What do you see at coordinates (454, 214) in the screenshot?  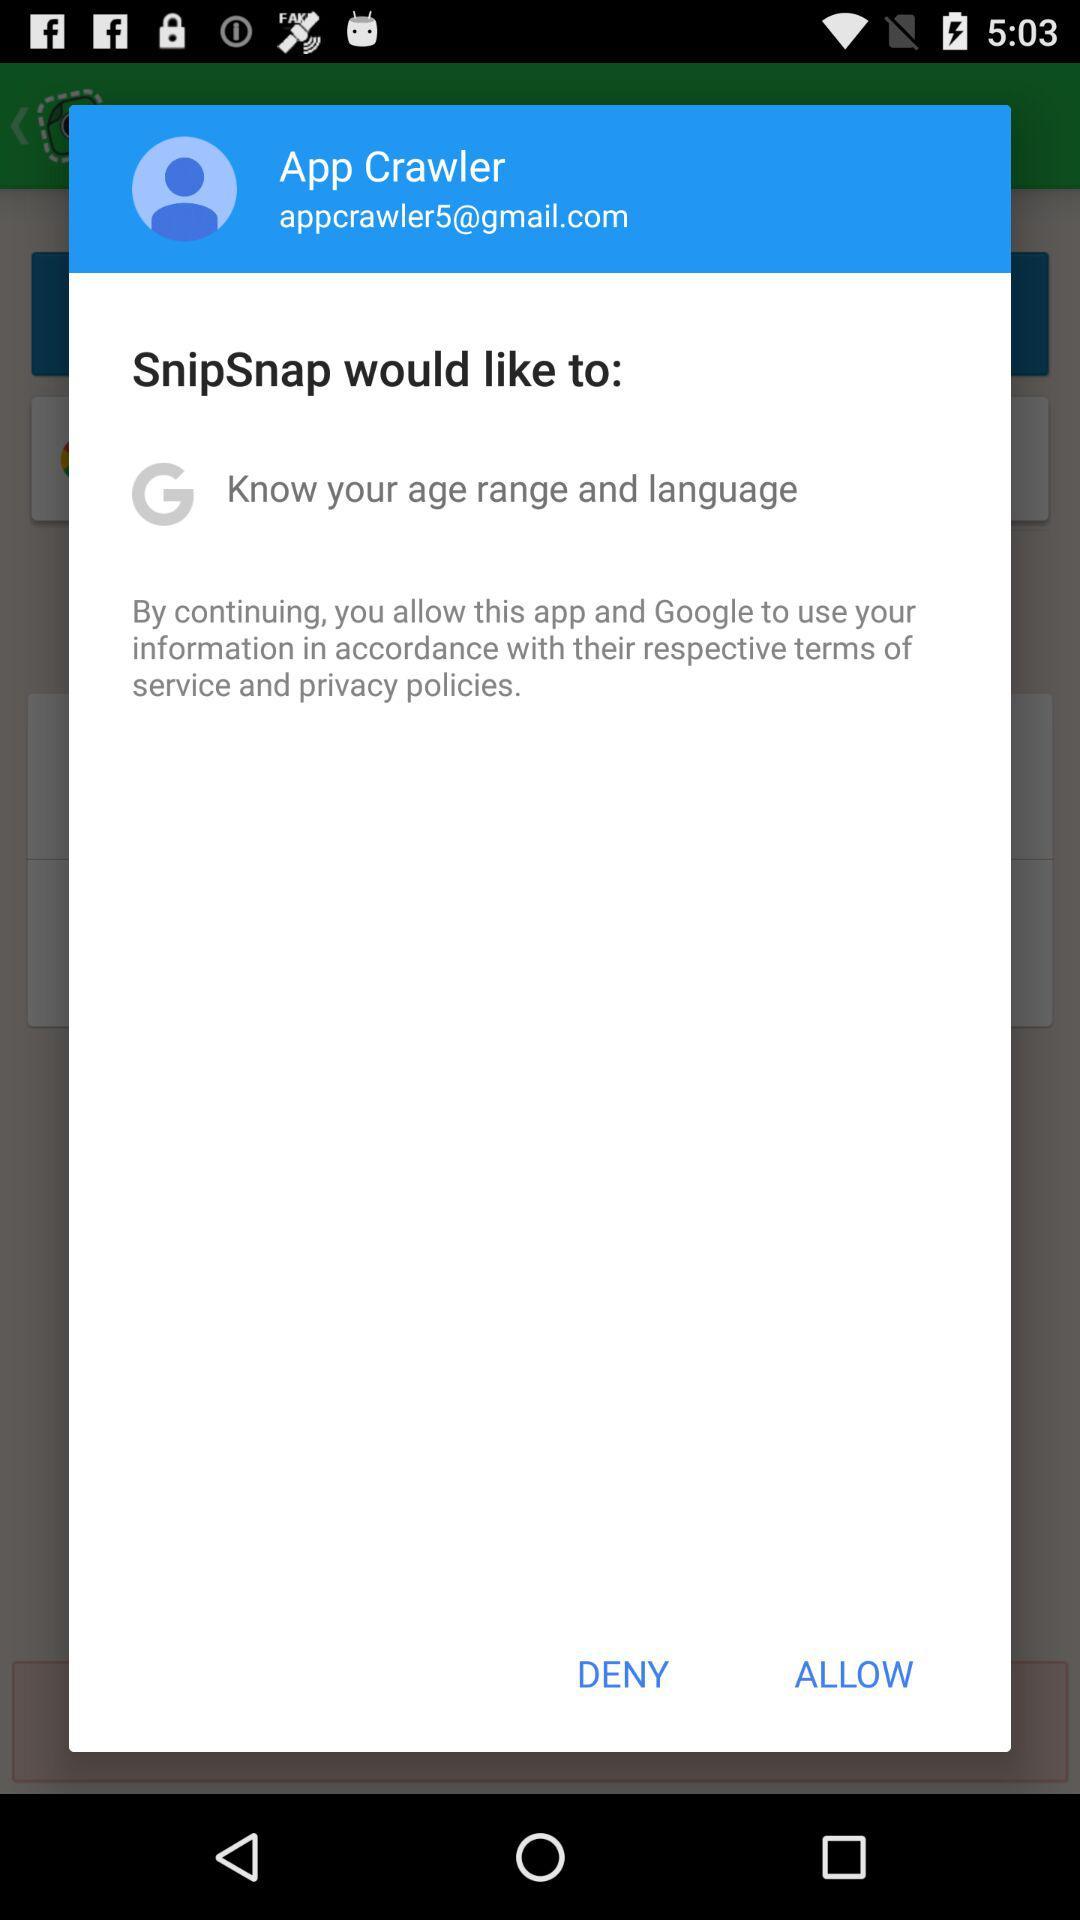 I see `the app below the app crawler` at bounding box center [454, 214].